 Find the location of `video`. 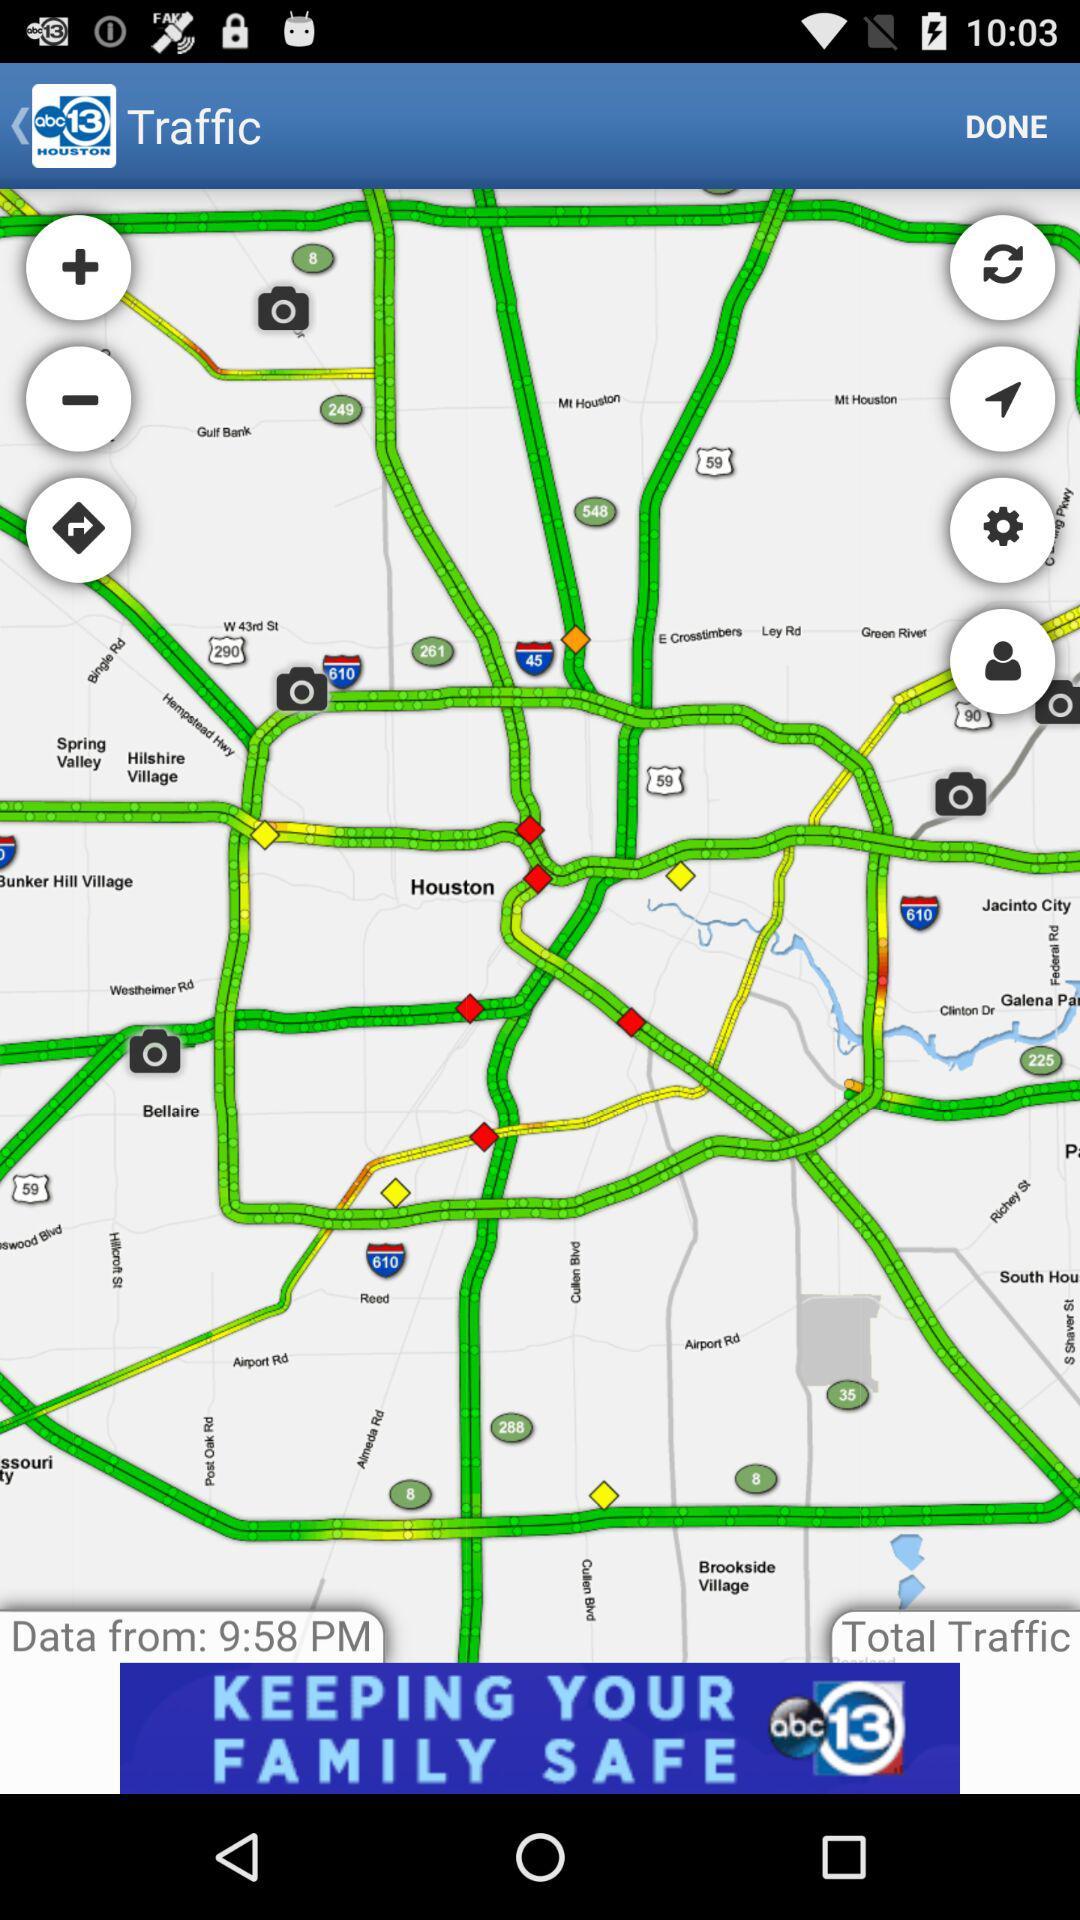

video is located at coordinates (540, 1727).